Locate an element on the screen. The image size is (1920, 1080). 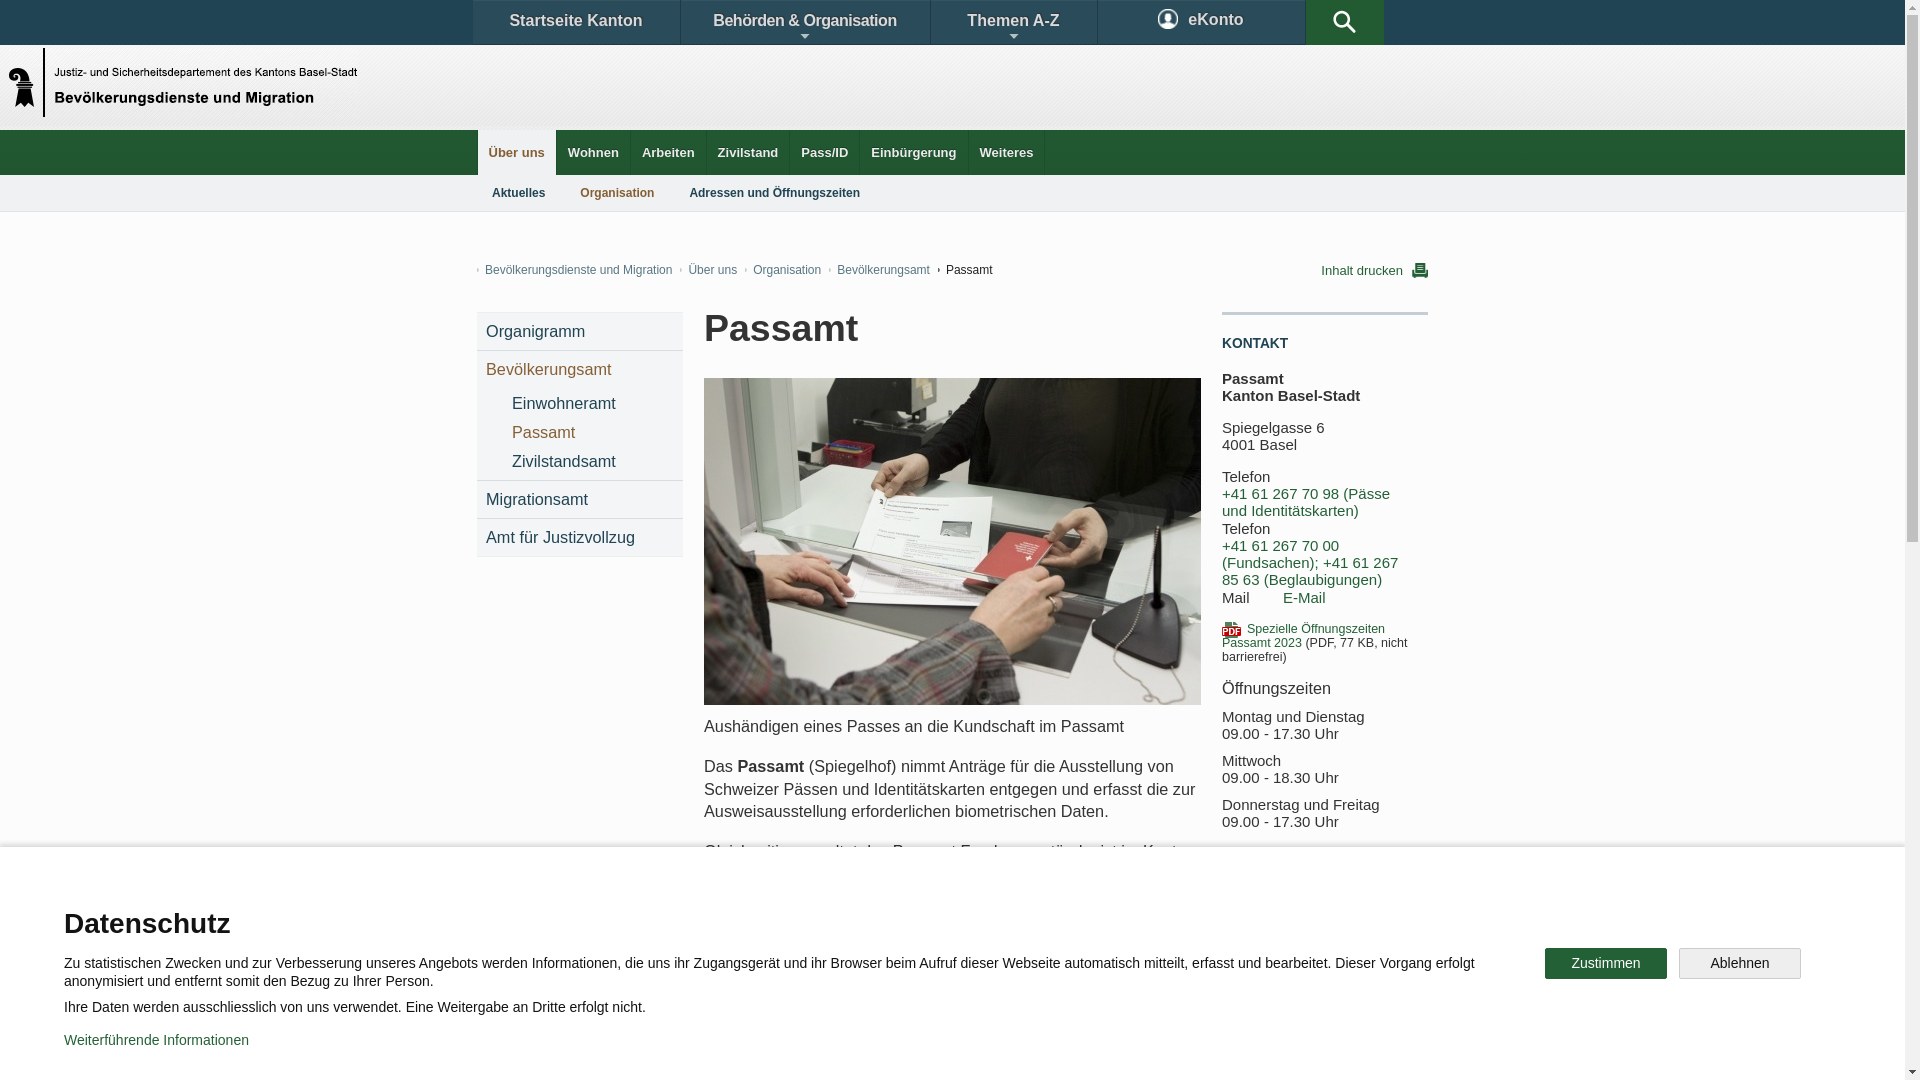
'Ablehnen' is located at coordinates (1738, 962).